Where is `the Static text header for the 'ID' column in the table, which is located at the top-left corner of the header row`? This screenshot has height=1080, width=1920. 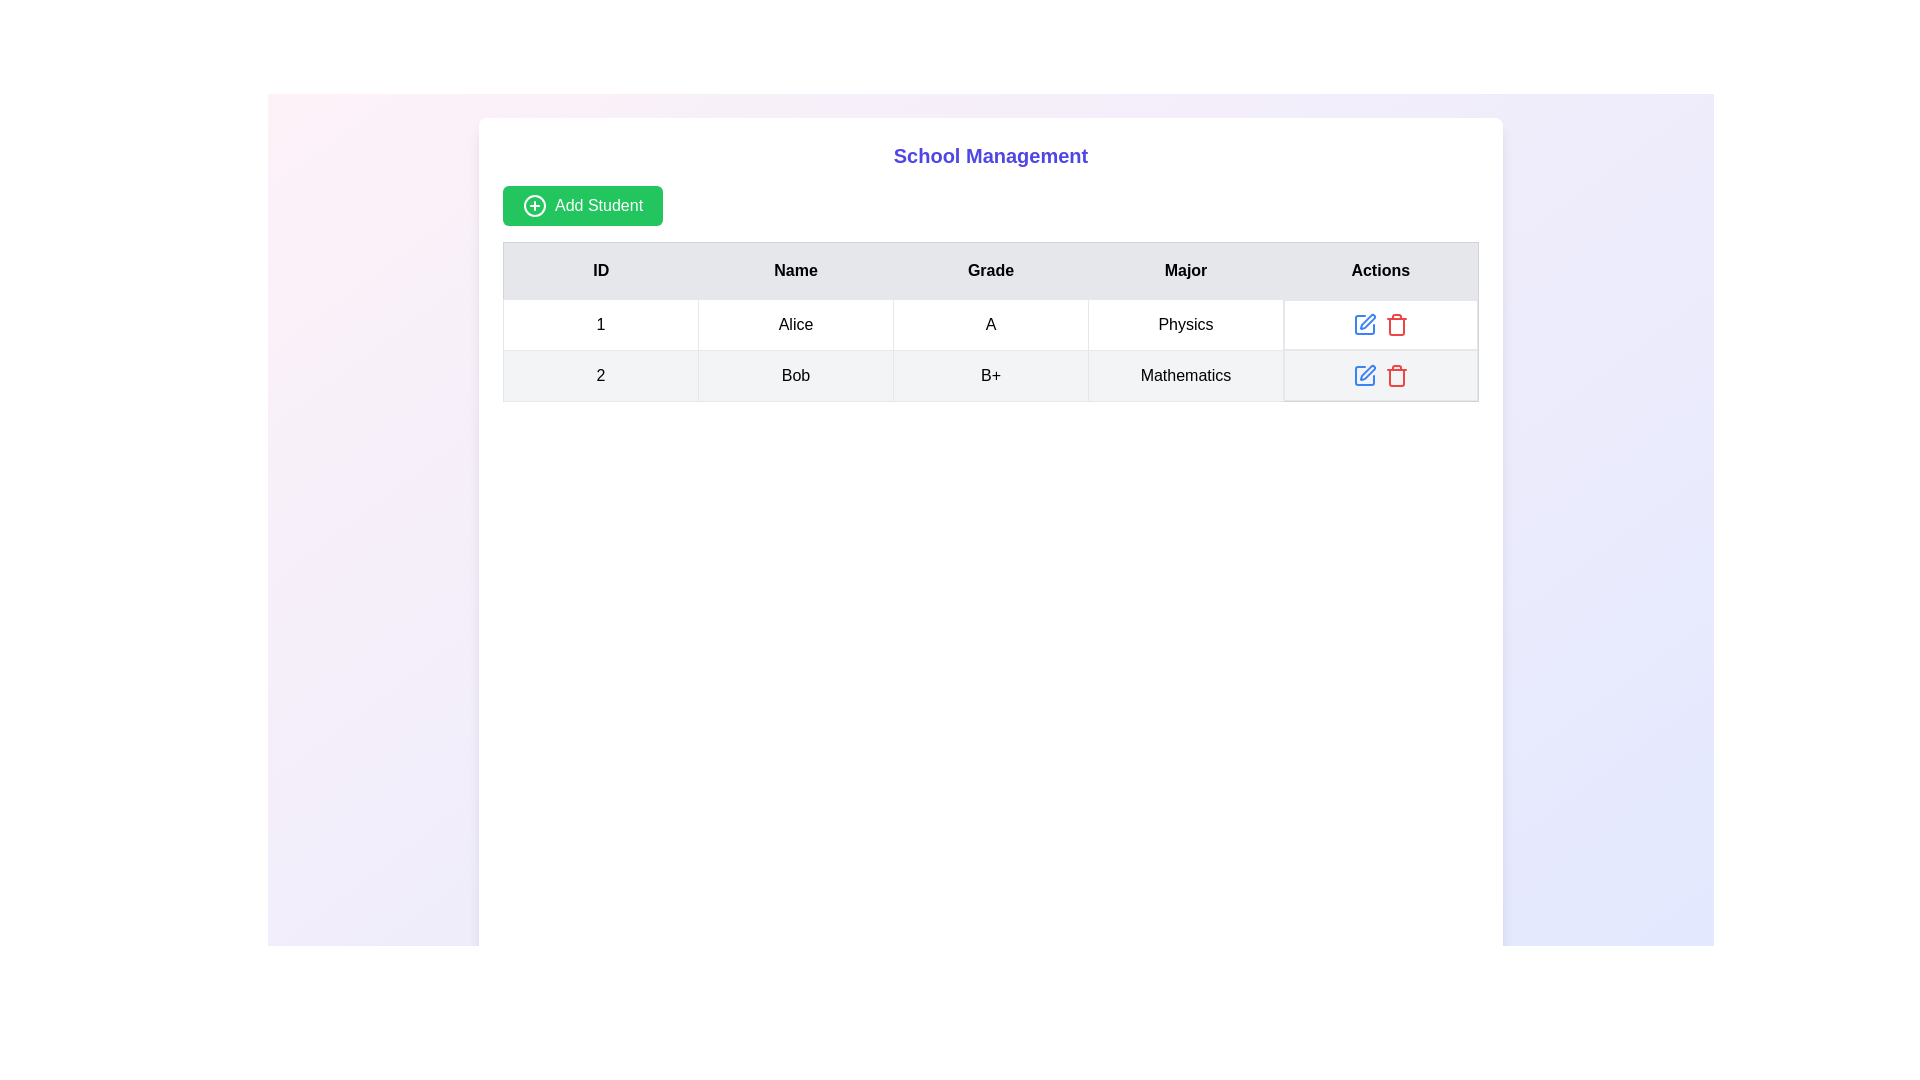
the Static text header for the 'ID' column in the table, which is located at the top-left corner of the header row is located at coordinates (599, 270).